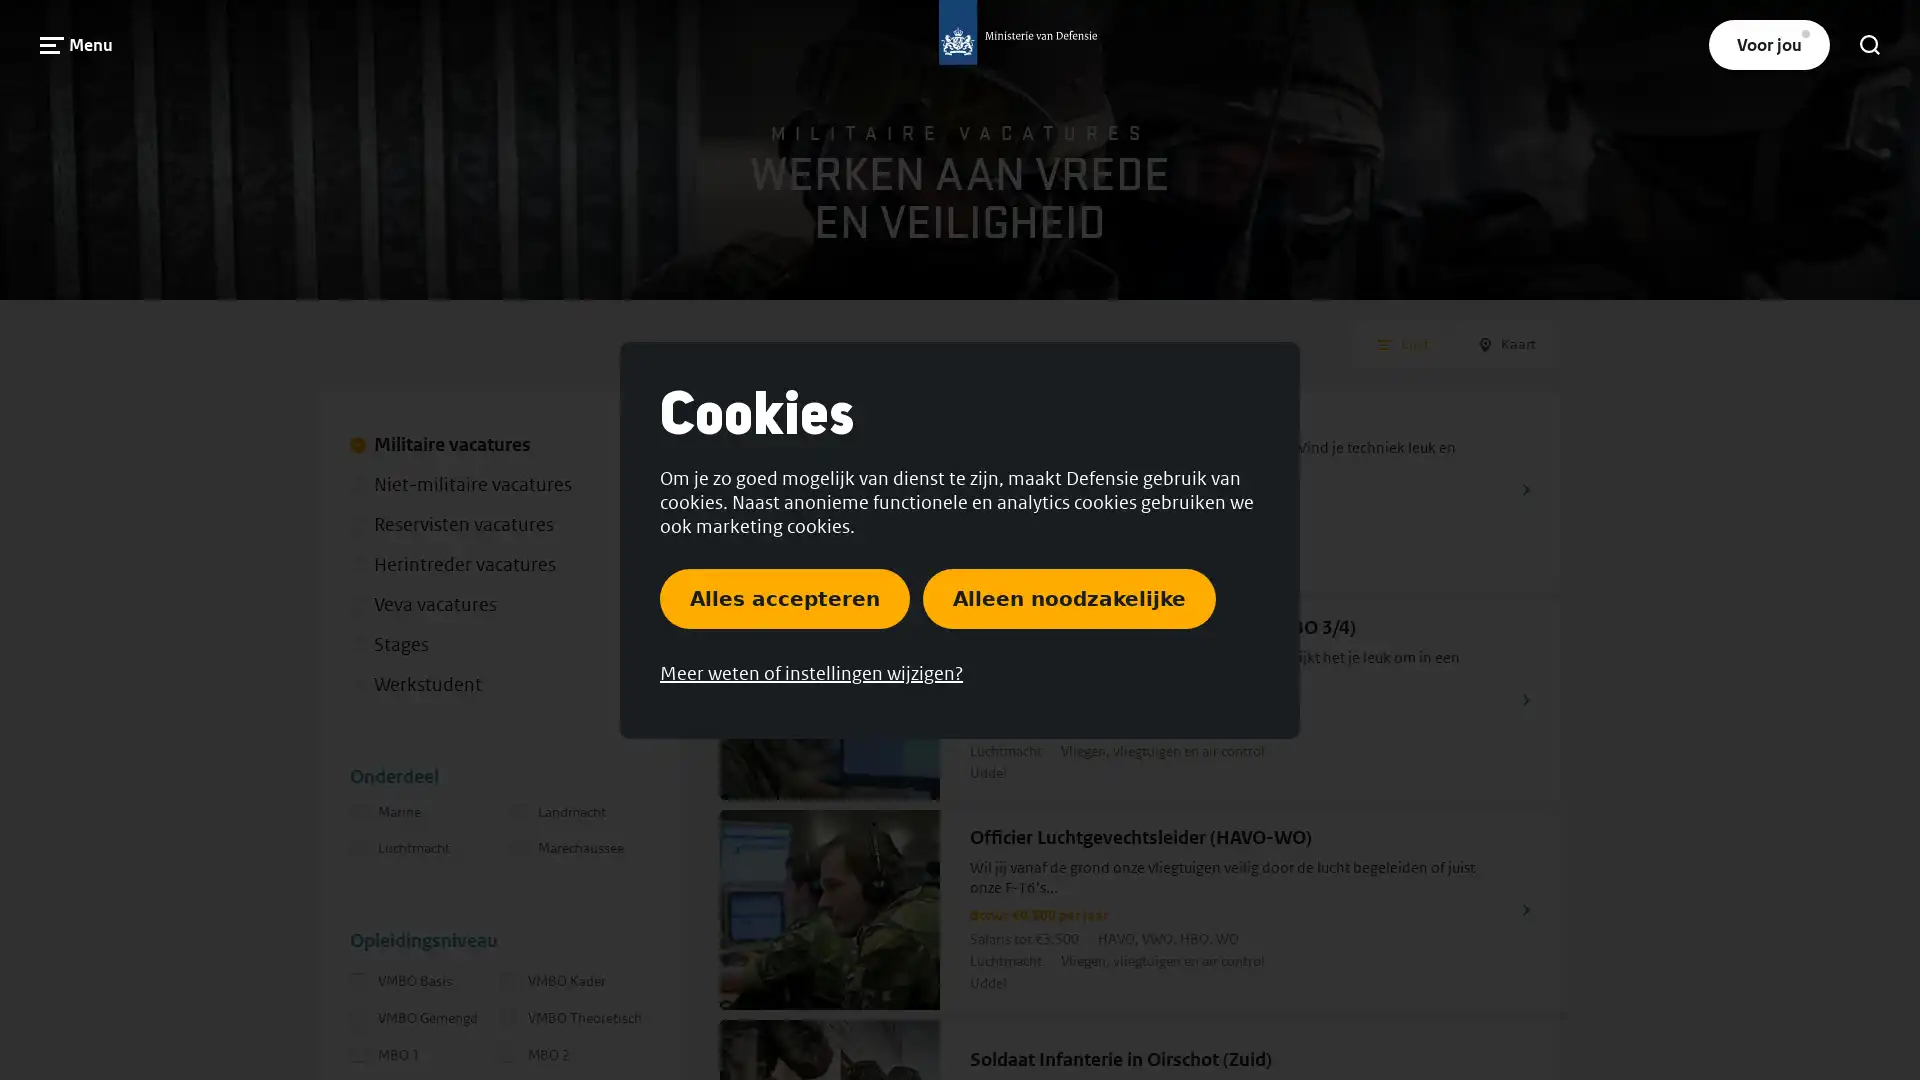  What do you see at coordinates (784, 596) in the screenshot?
I see `Alles accepteren` at bounding box center [784, 596].